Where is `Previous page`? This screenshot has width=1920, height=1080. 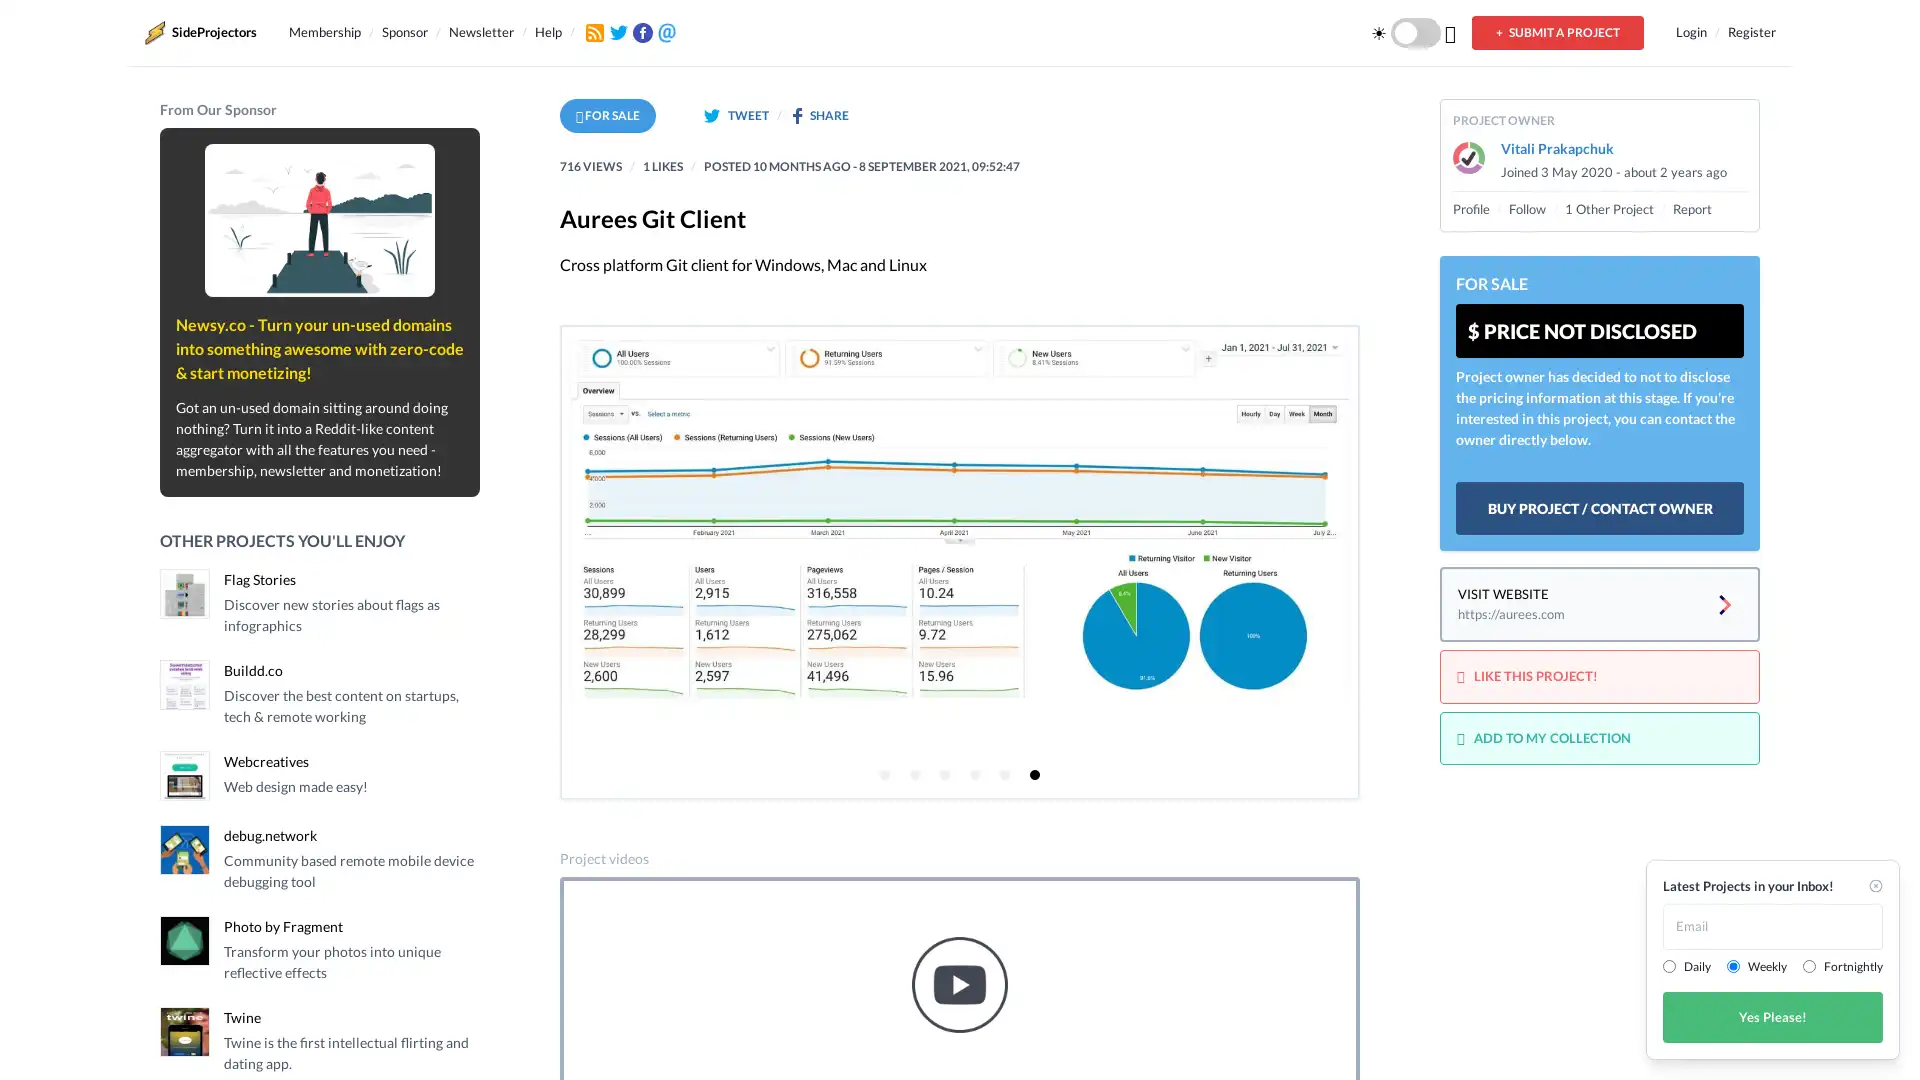
Previous page is located at coordinates (560, 562).